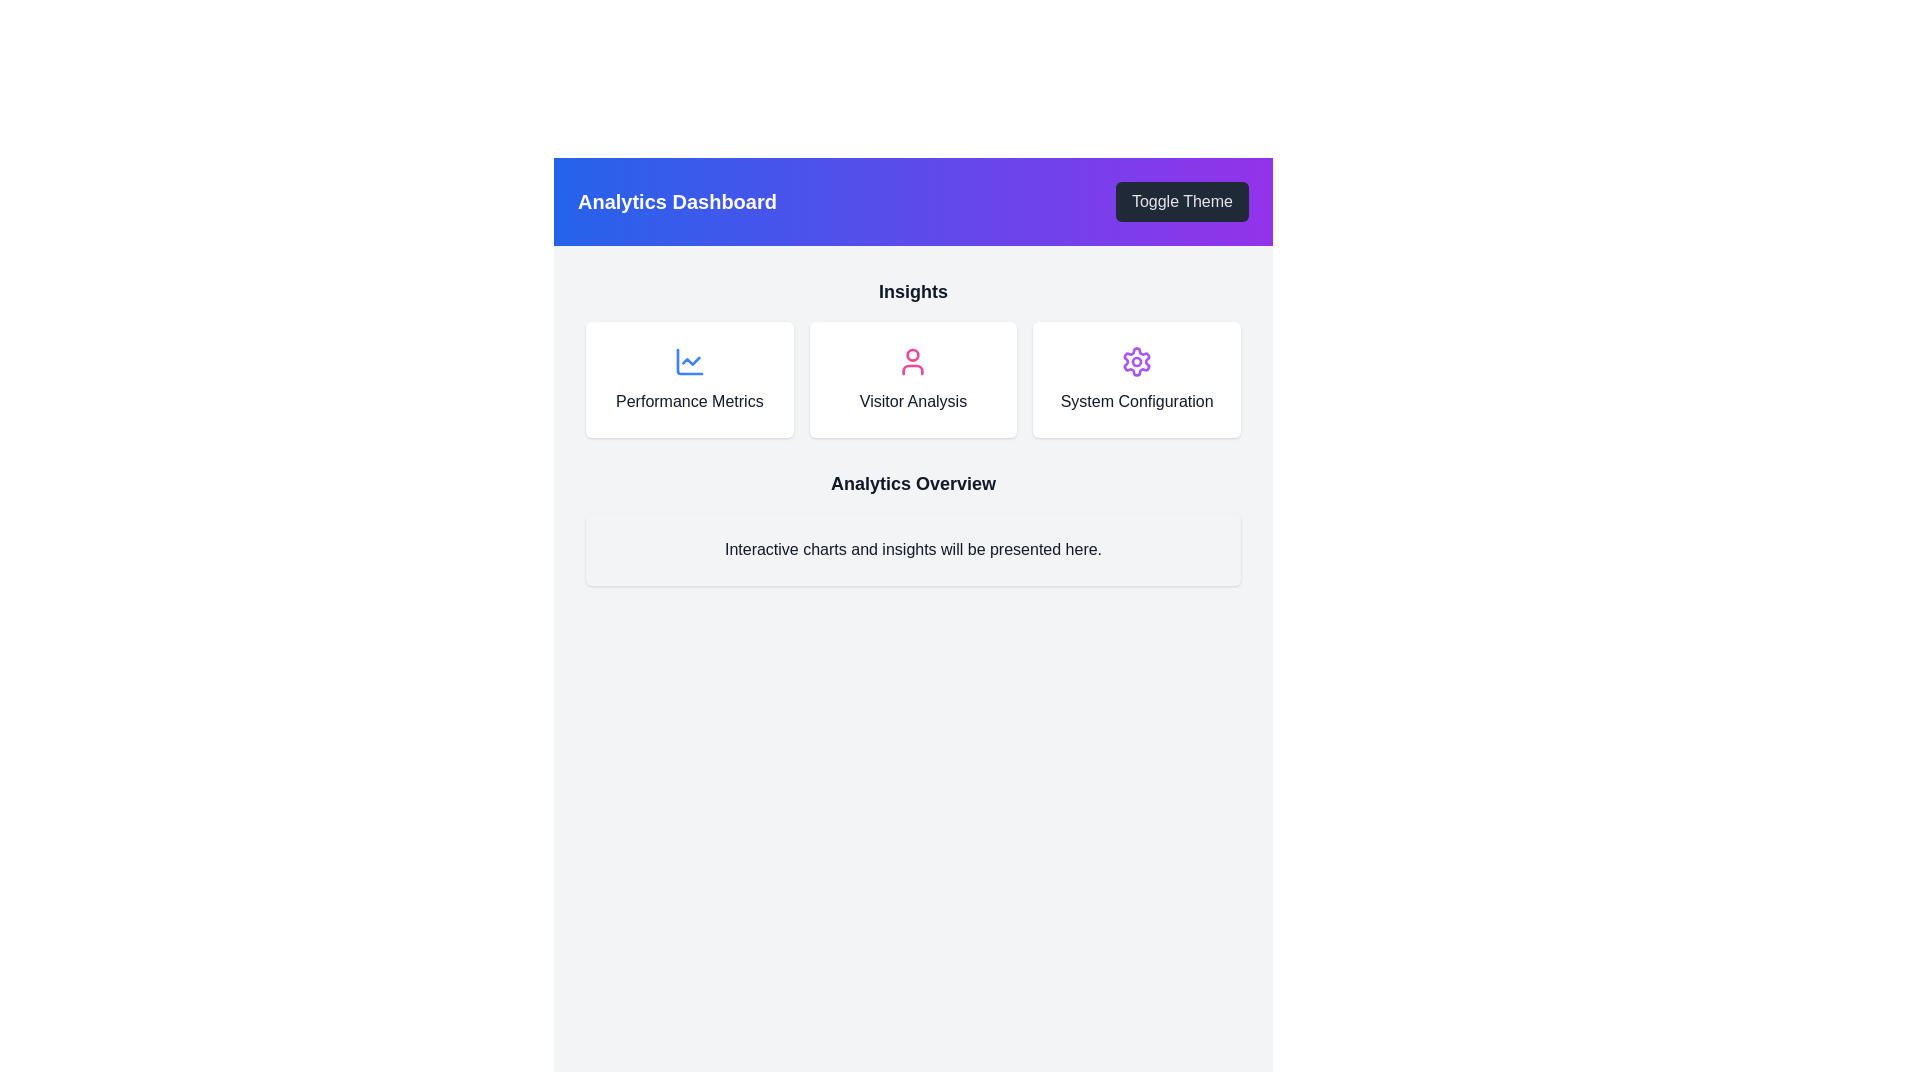 This screenshot has width=1920, height=1080. Describe the element at coordinates (912, 550) in the screenshot. I see `the Informational panel with the text 'Interactive charts and insights will be presented here.' which is located directly below the 'Analytics Overview' heading` at that location.